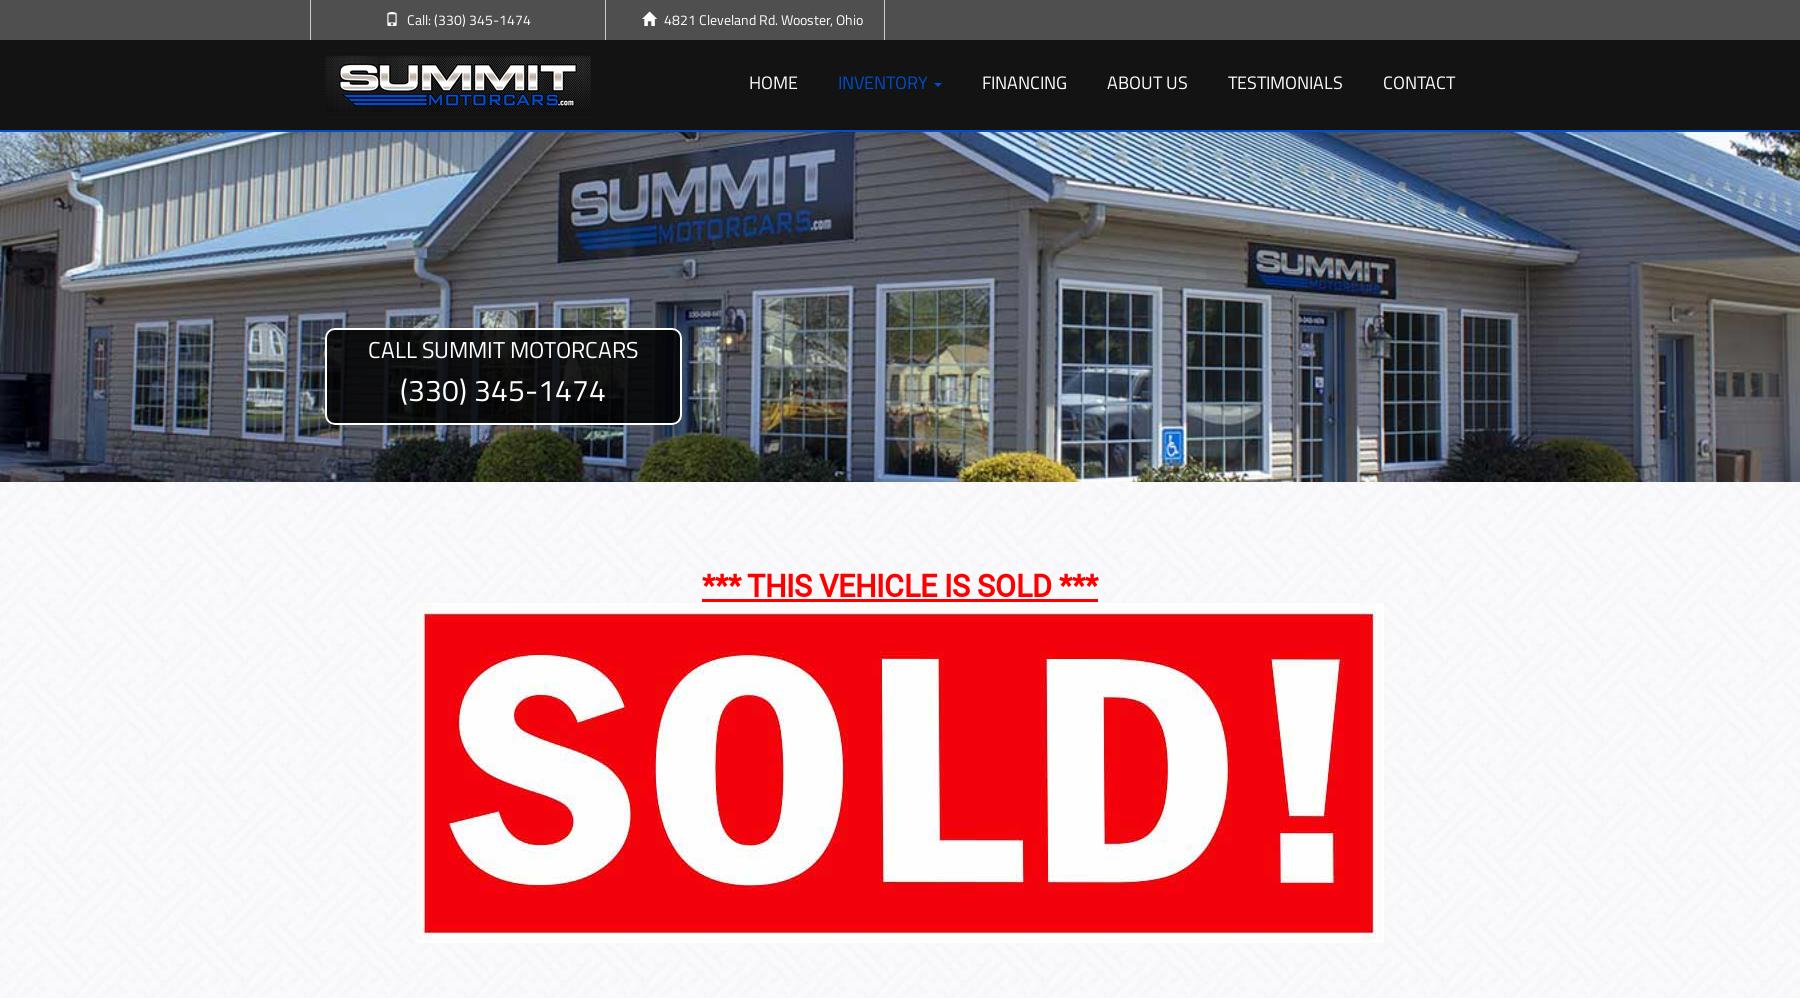  Describe the element at coordinates (501, 388) in the screenshot. I see `'(330) 345-1474'` at that location.